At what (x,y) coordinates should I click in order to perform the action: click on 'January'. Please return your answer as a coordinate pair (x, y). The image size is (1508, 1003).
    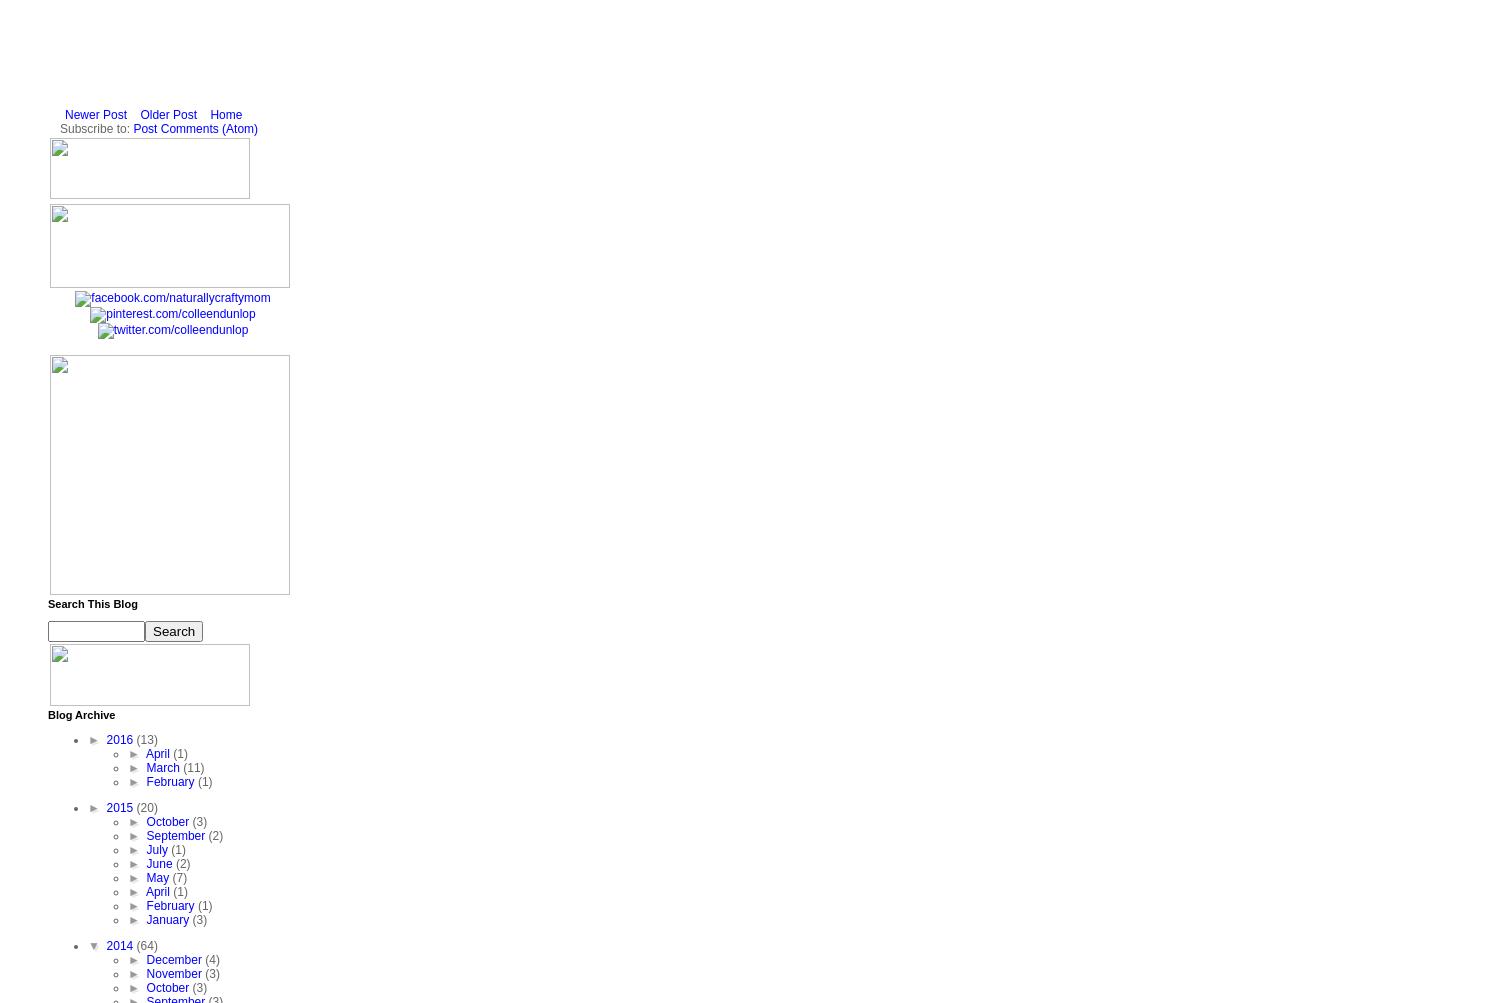
    Looking at the image, I should click on (169, 918).